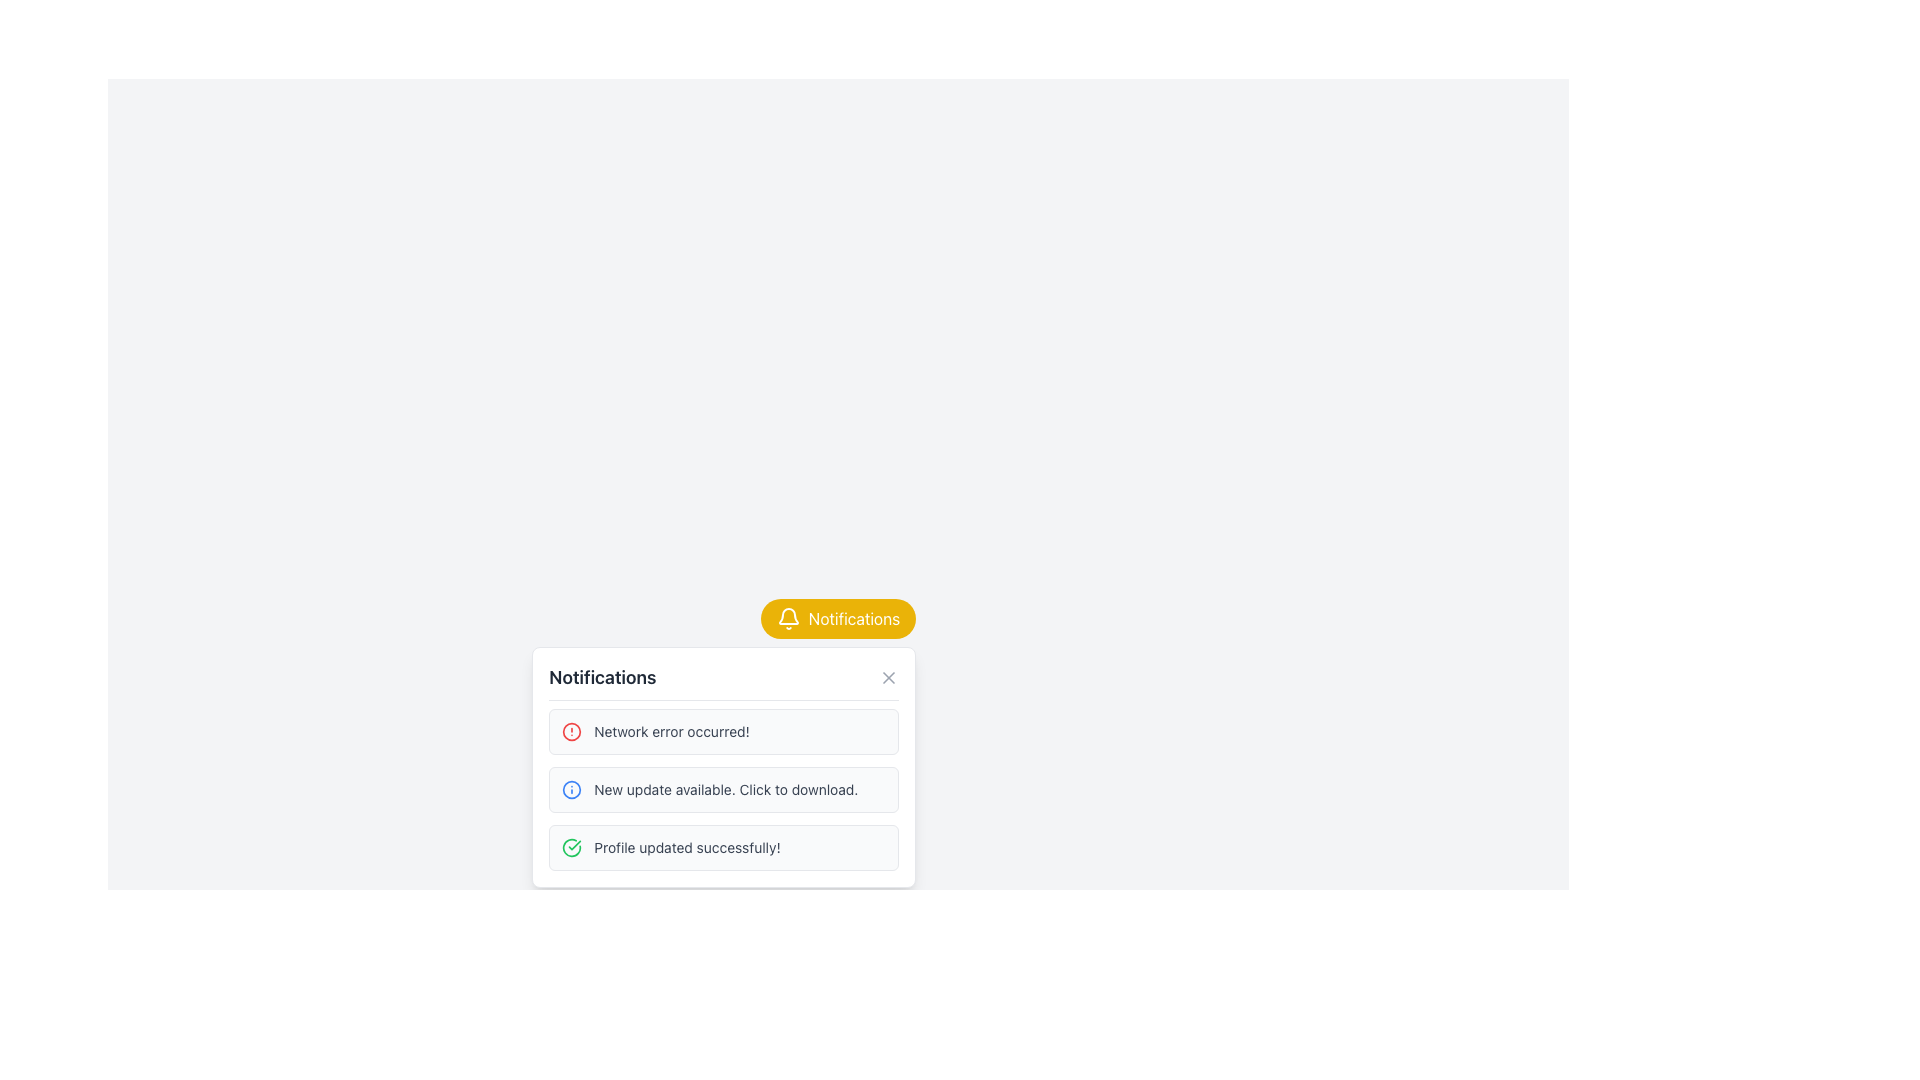 This screenshot has width=1920, height=1080. Describe the element at coordinates (838, 617) in the screenshot. I see `the yellow rectangular button with a bell icon and 'Notifications' text located at the top-right of the notifications modal` at that location.